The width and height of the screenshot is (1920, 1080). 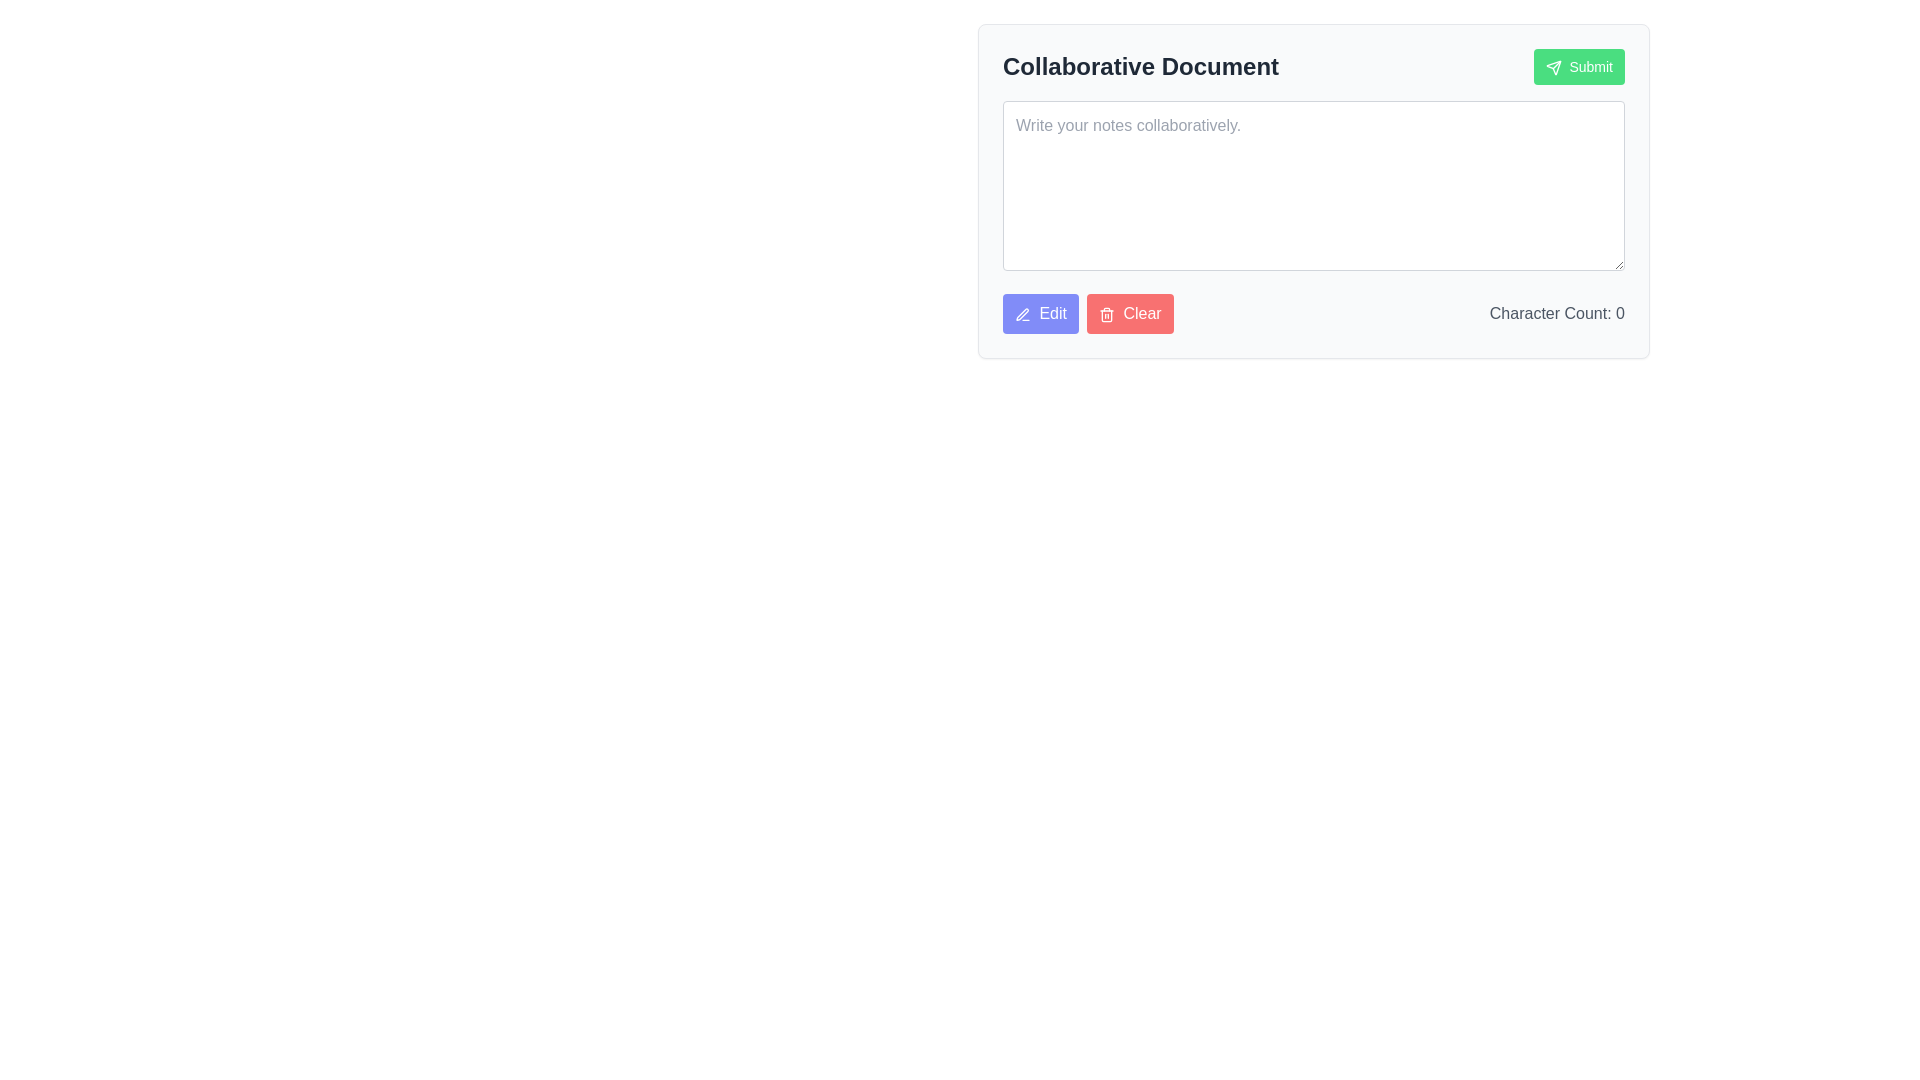 What do you see at coordinates (1022, 314) in the screenshot?
I see `the pen icon in the toolbar` at bounding box center [1022, 314].